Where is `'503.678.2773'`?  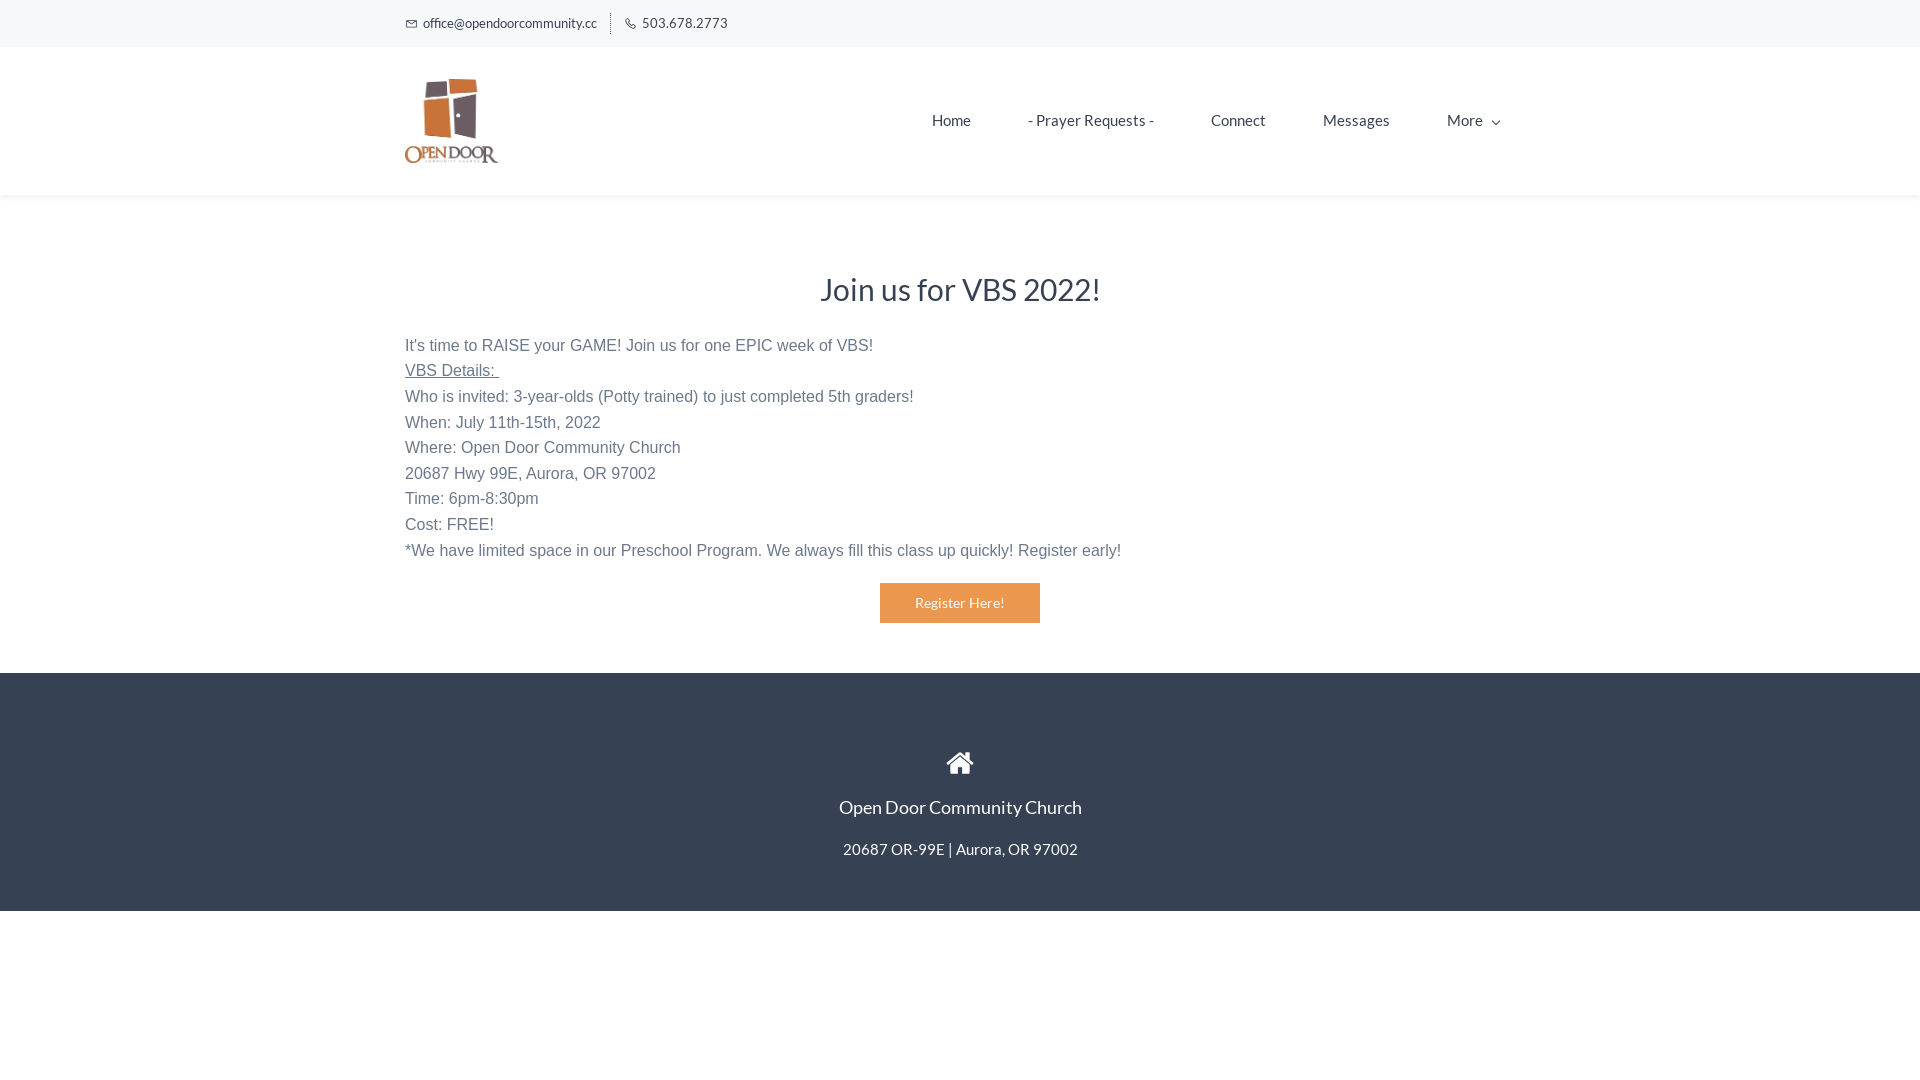 '503.678.2773' is located at coordinates (676, 23).